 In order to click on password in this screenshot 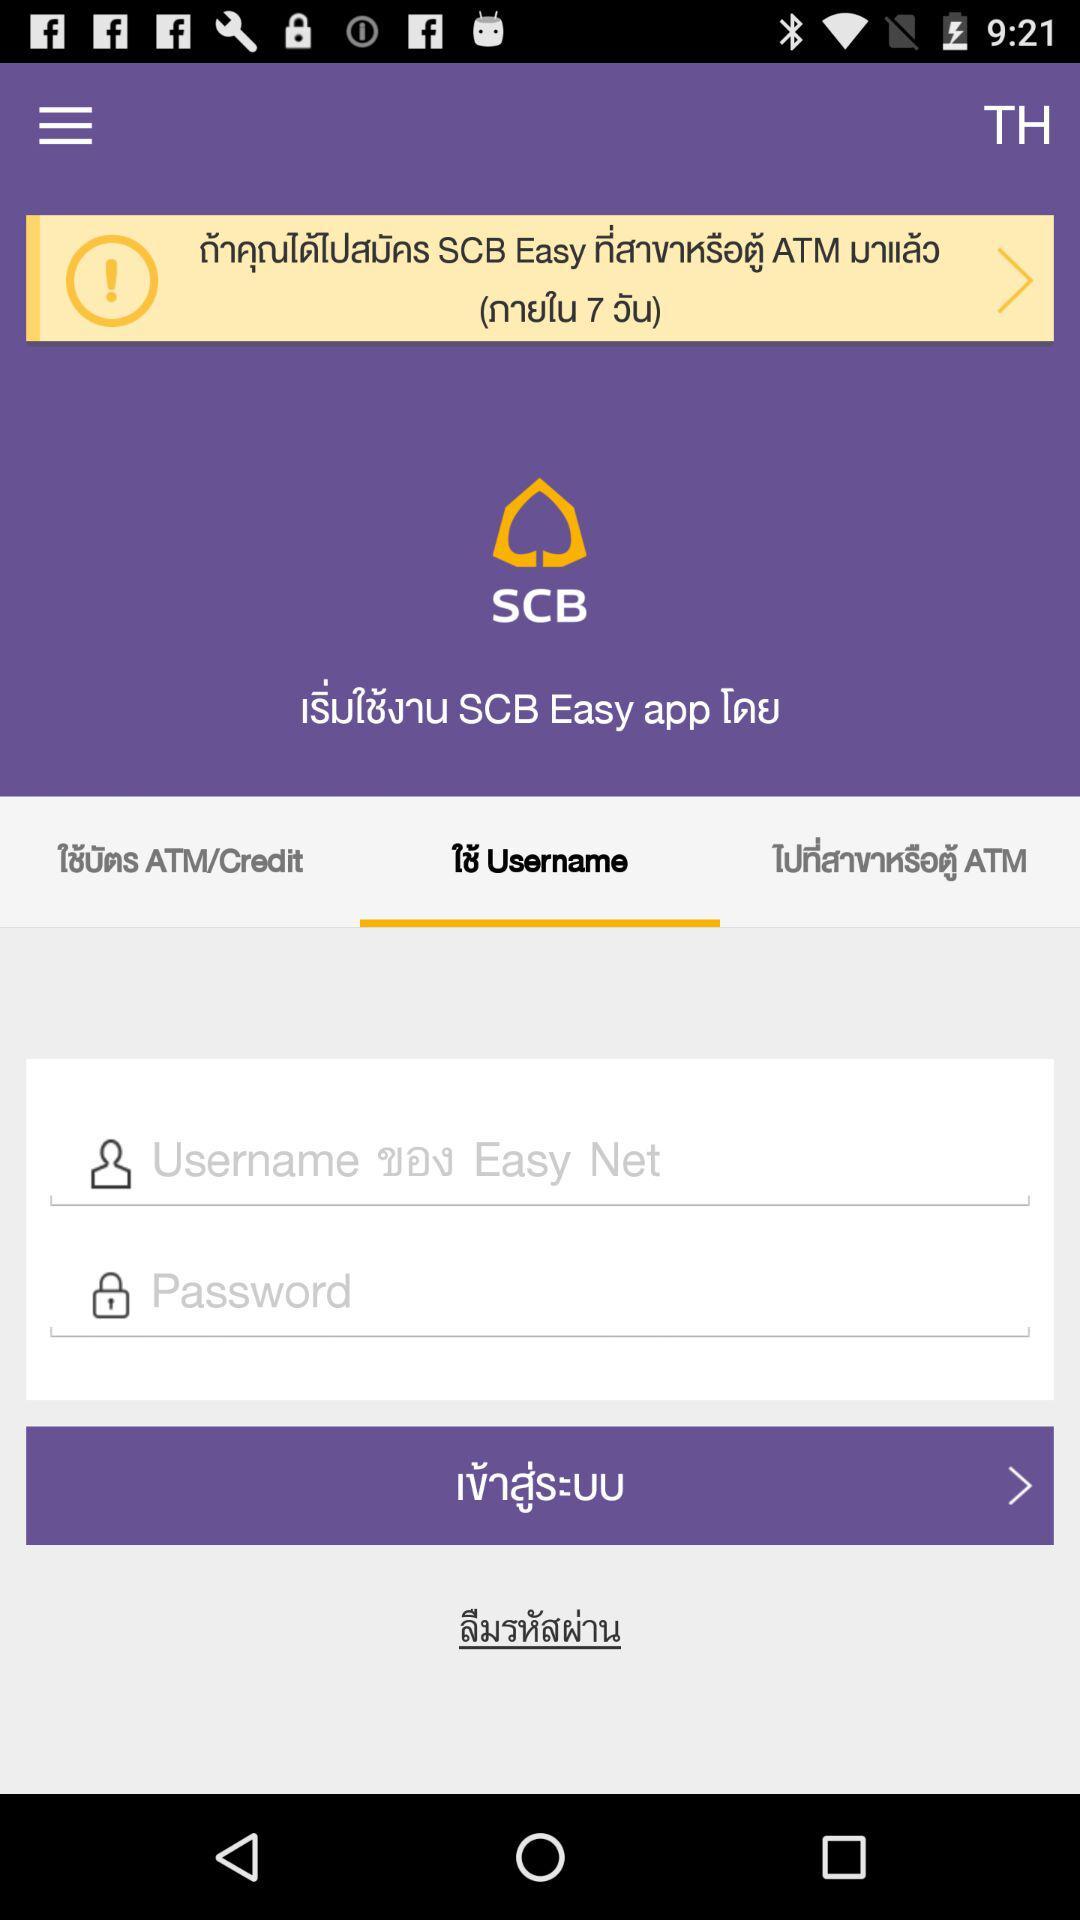, I will do `click(579, 1294)`.